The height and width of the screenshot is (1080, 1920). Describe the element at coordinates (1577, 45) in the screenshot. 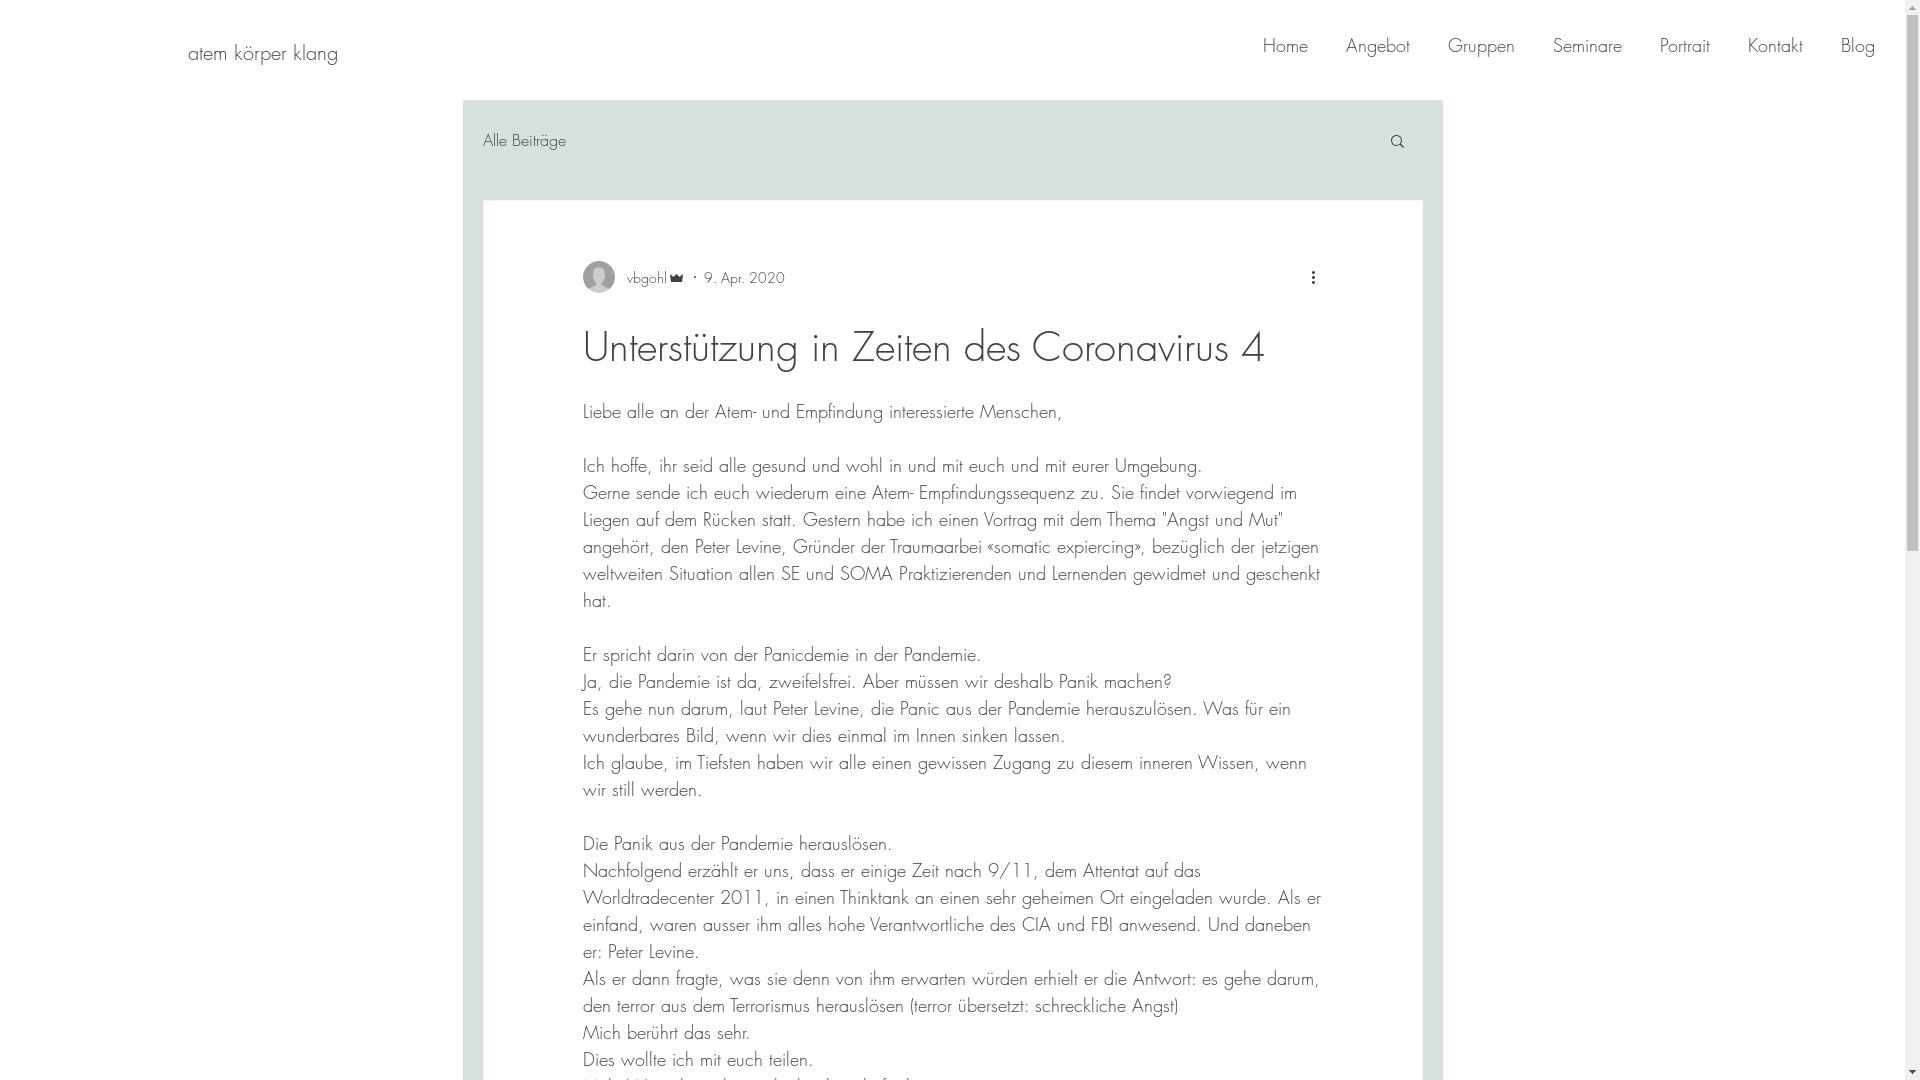

I see `'Seminare'` at that location.